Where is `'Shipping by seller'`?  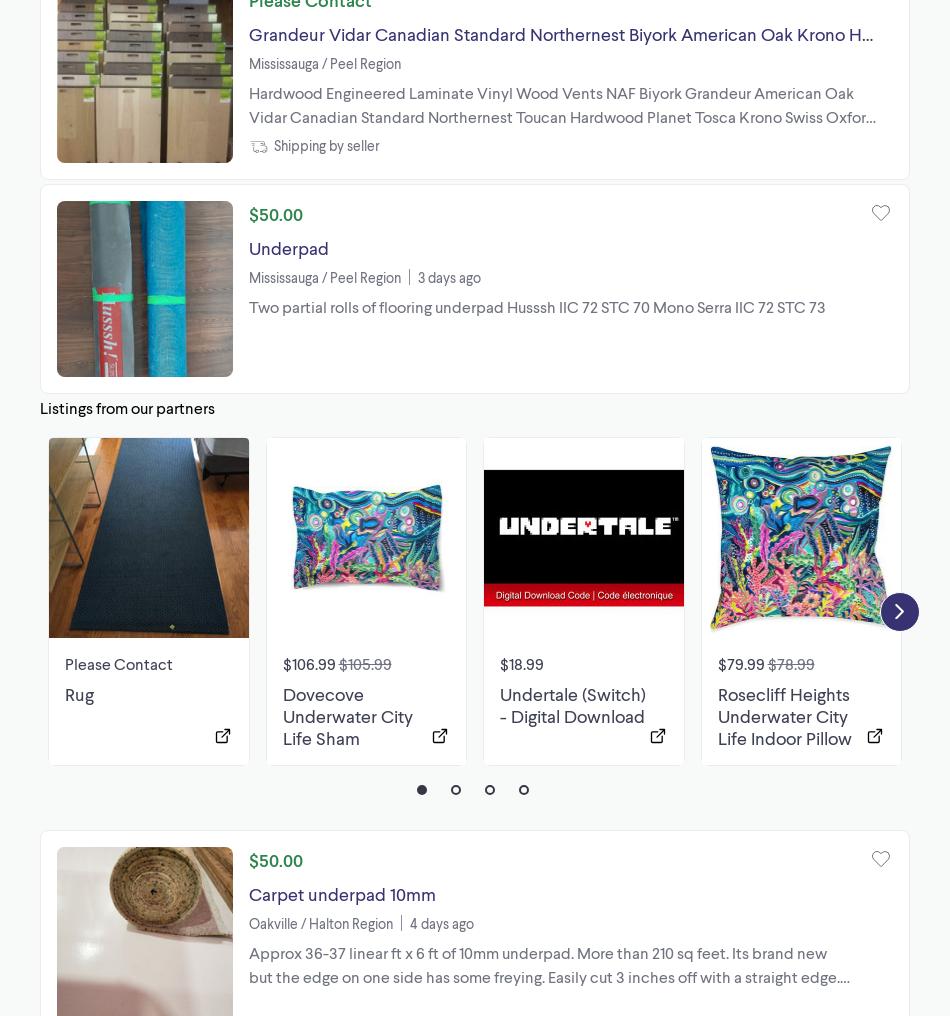
'Shipping by seller' is located at coordinates (325, 144).